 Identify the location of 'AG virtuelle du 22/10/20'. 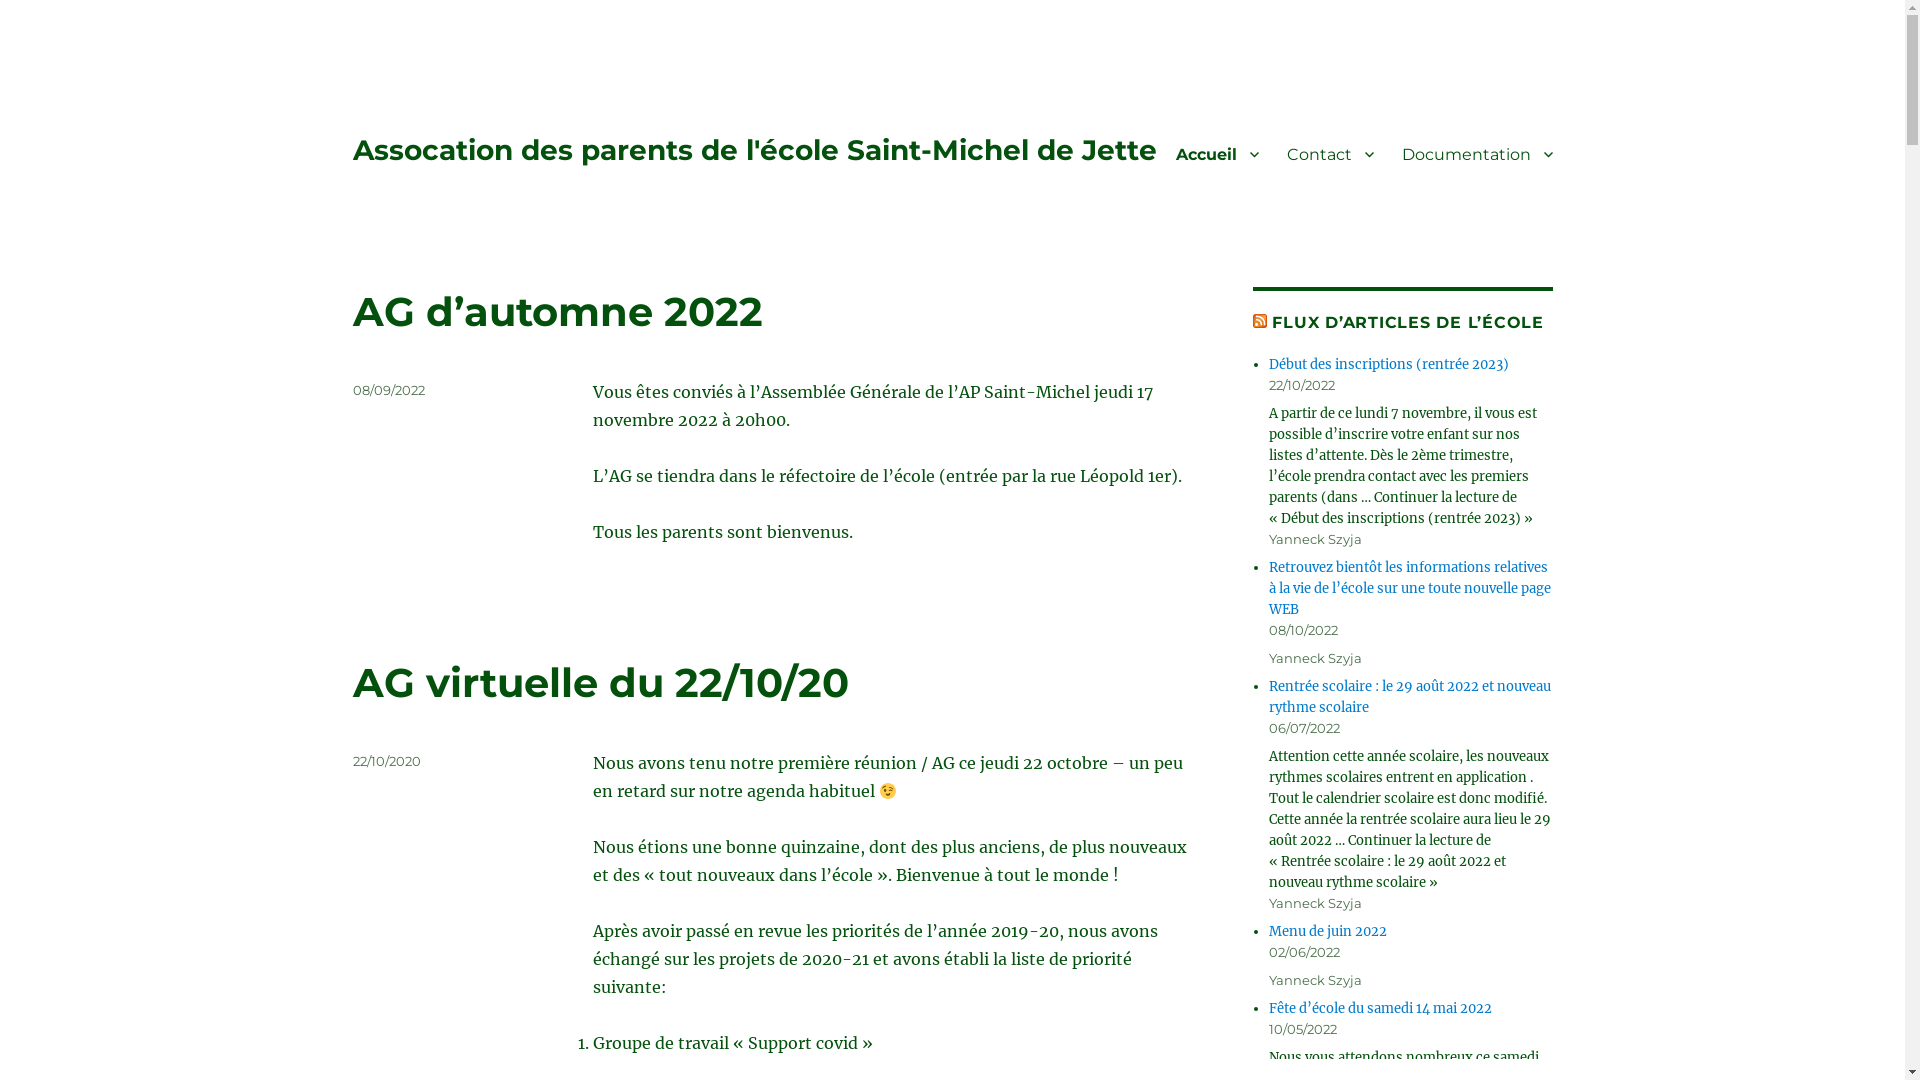
(599, 681).